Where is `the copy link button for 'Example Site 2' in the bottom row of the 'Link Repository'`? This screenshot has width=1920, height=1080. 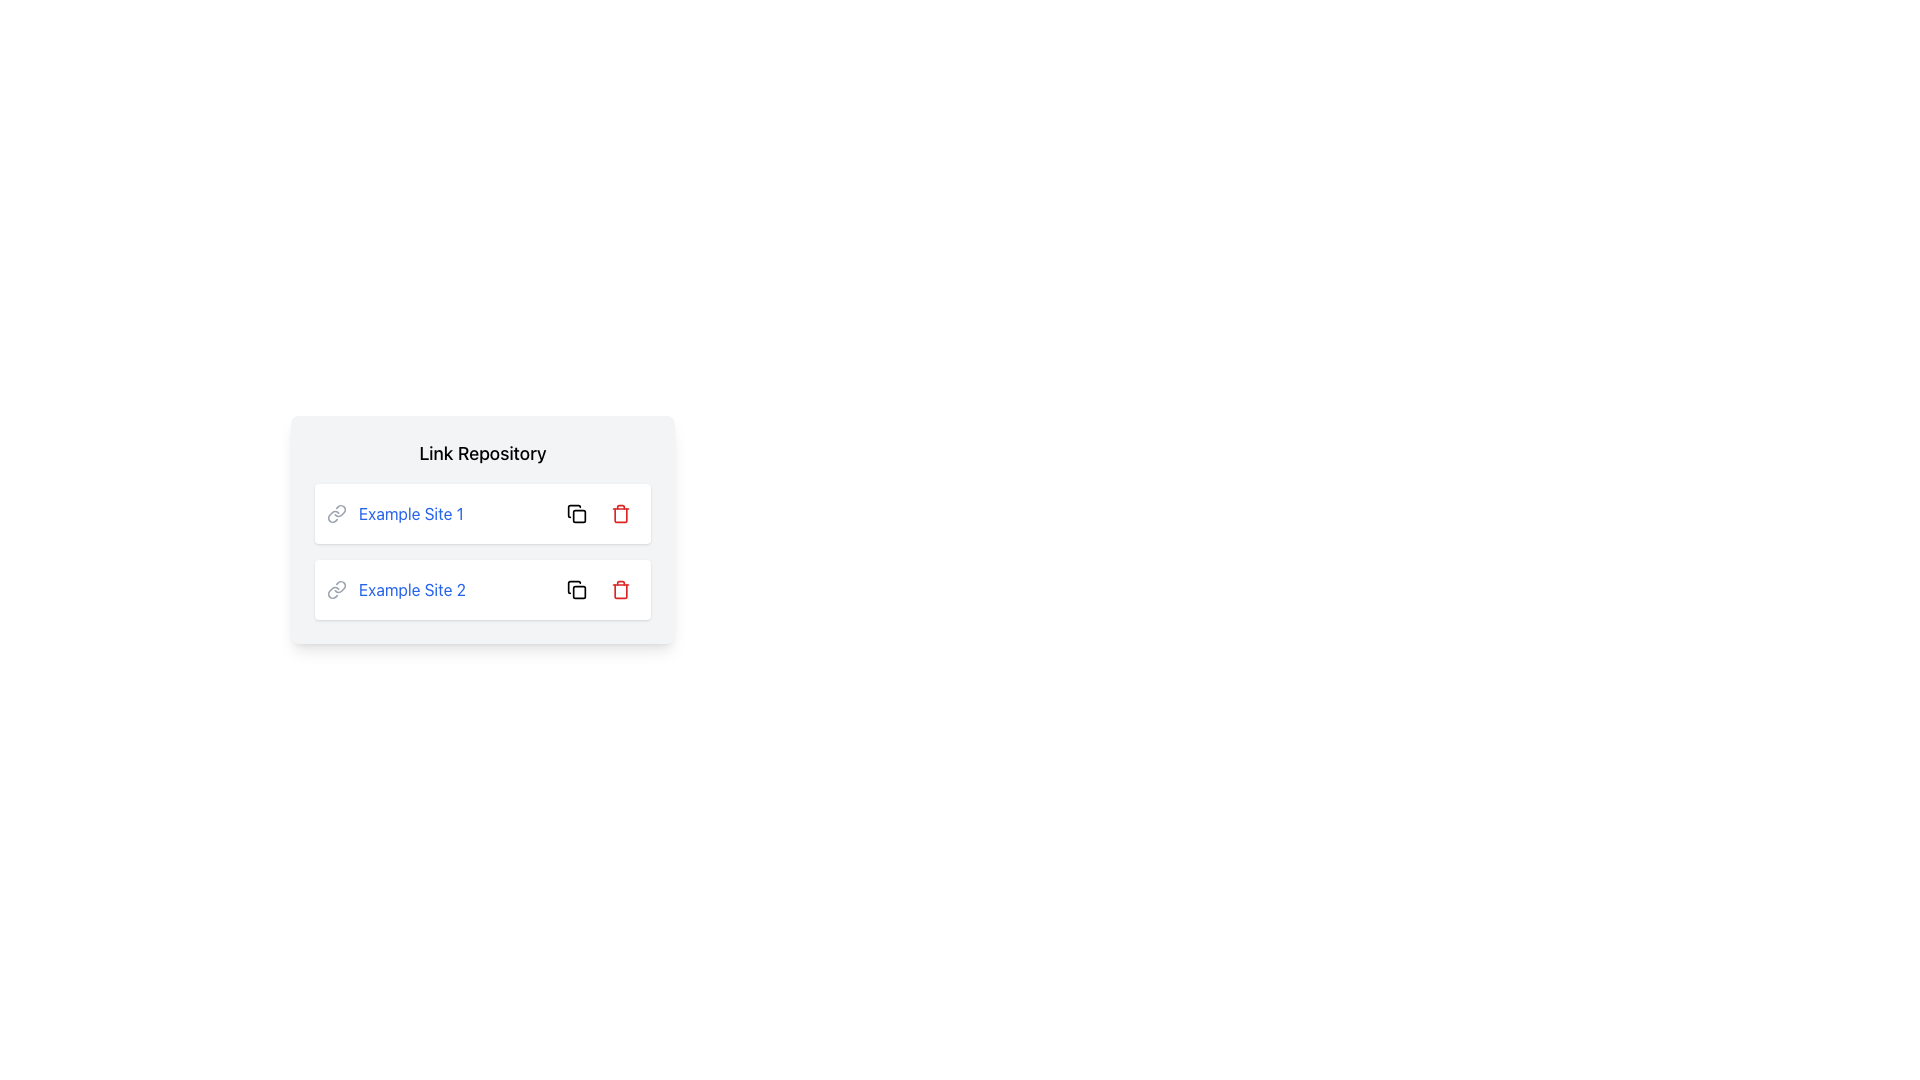
the copy link button for 'Example Site 2' in the bottom row of the 'Link Repository' is located at coordinates (575, 589).